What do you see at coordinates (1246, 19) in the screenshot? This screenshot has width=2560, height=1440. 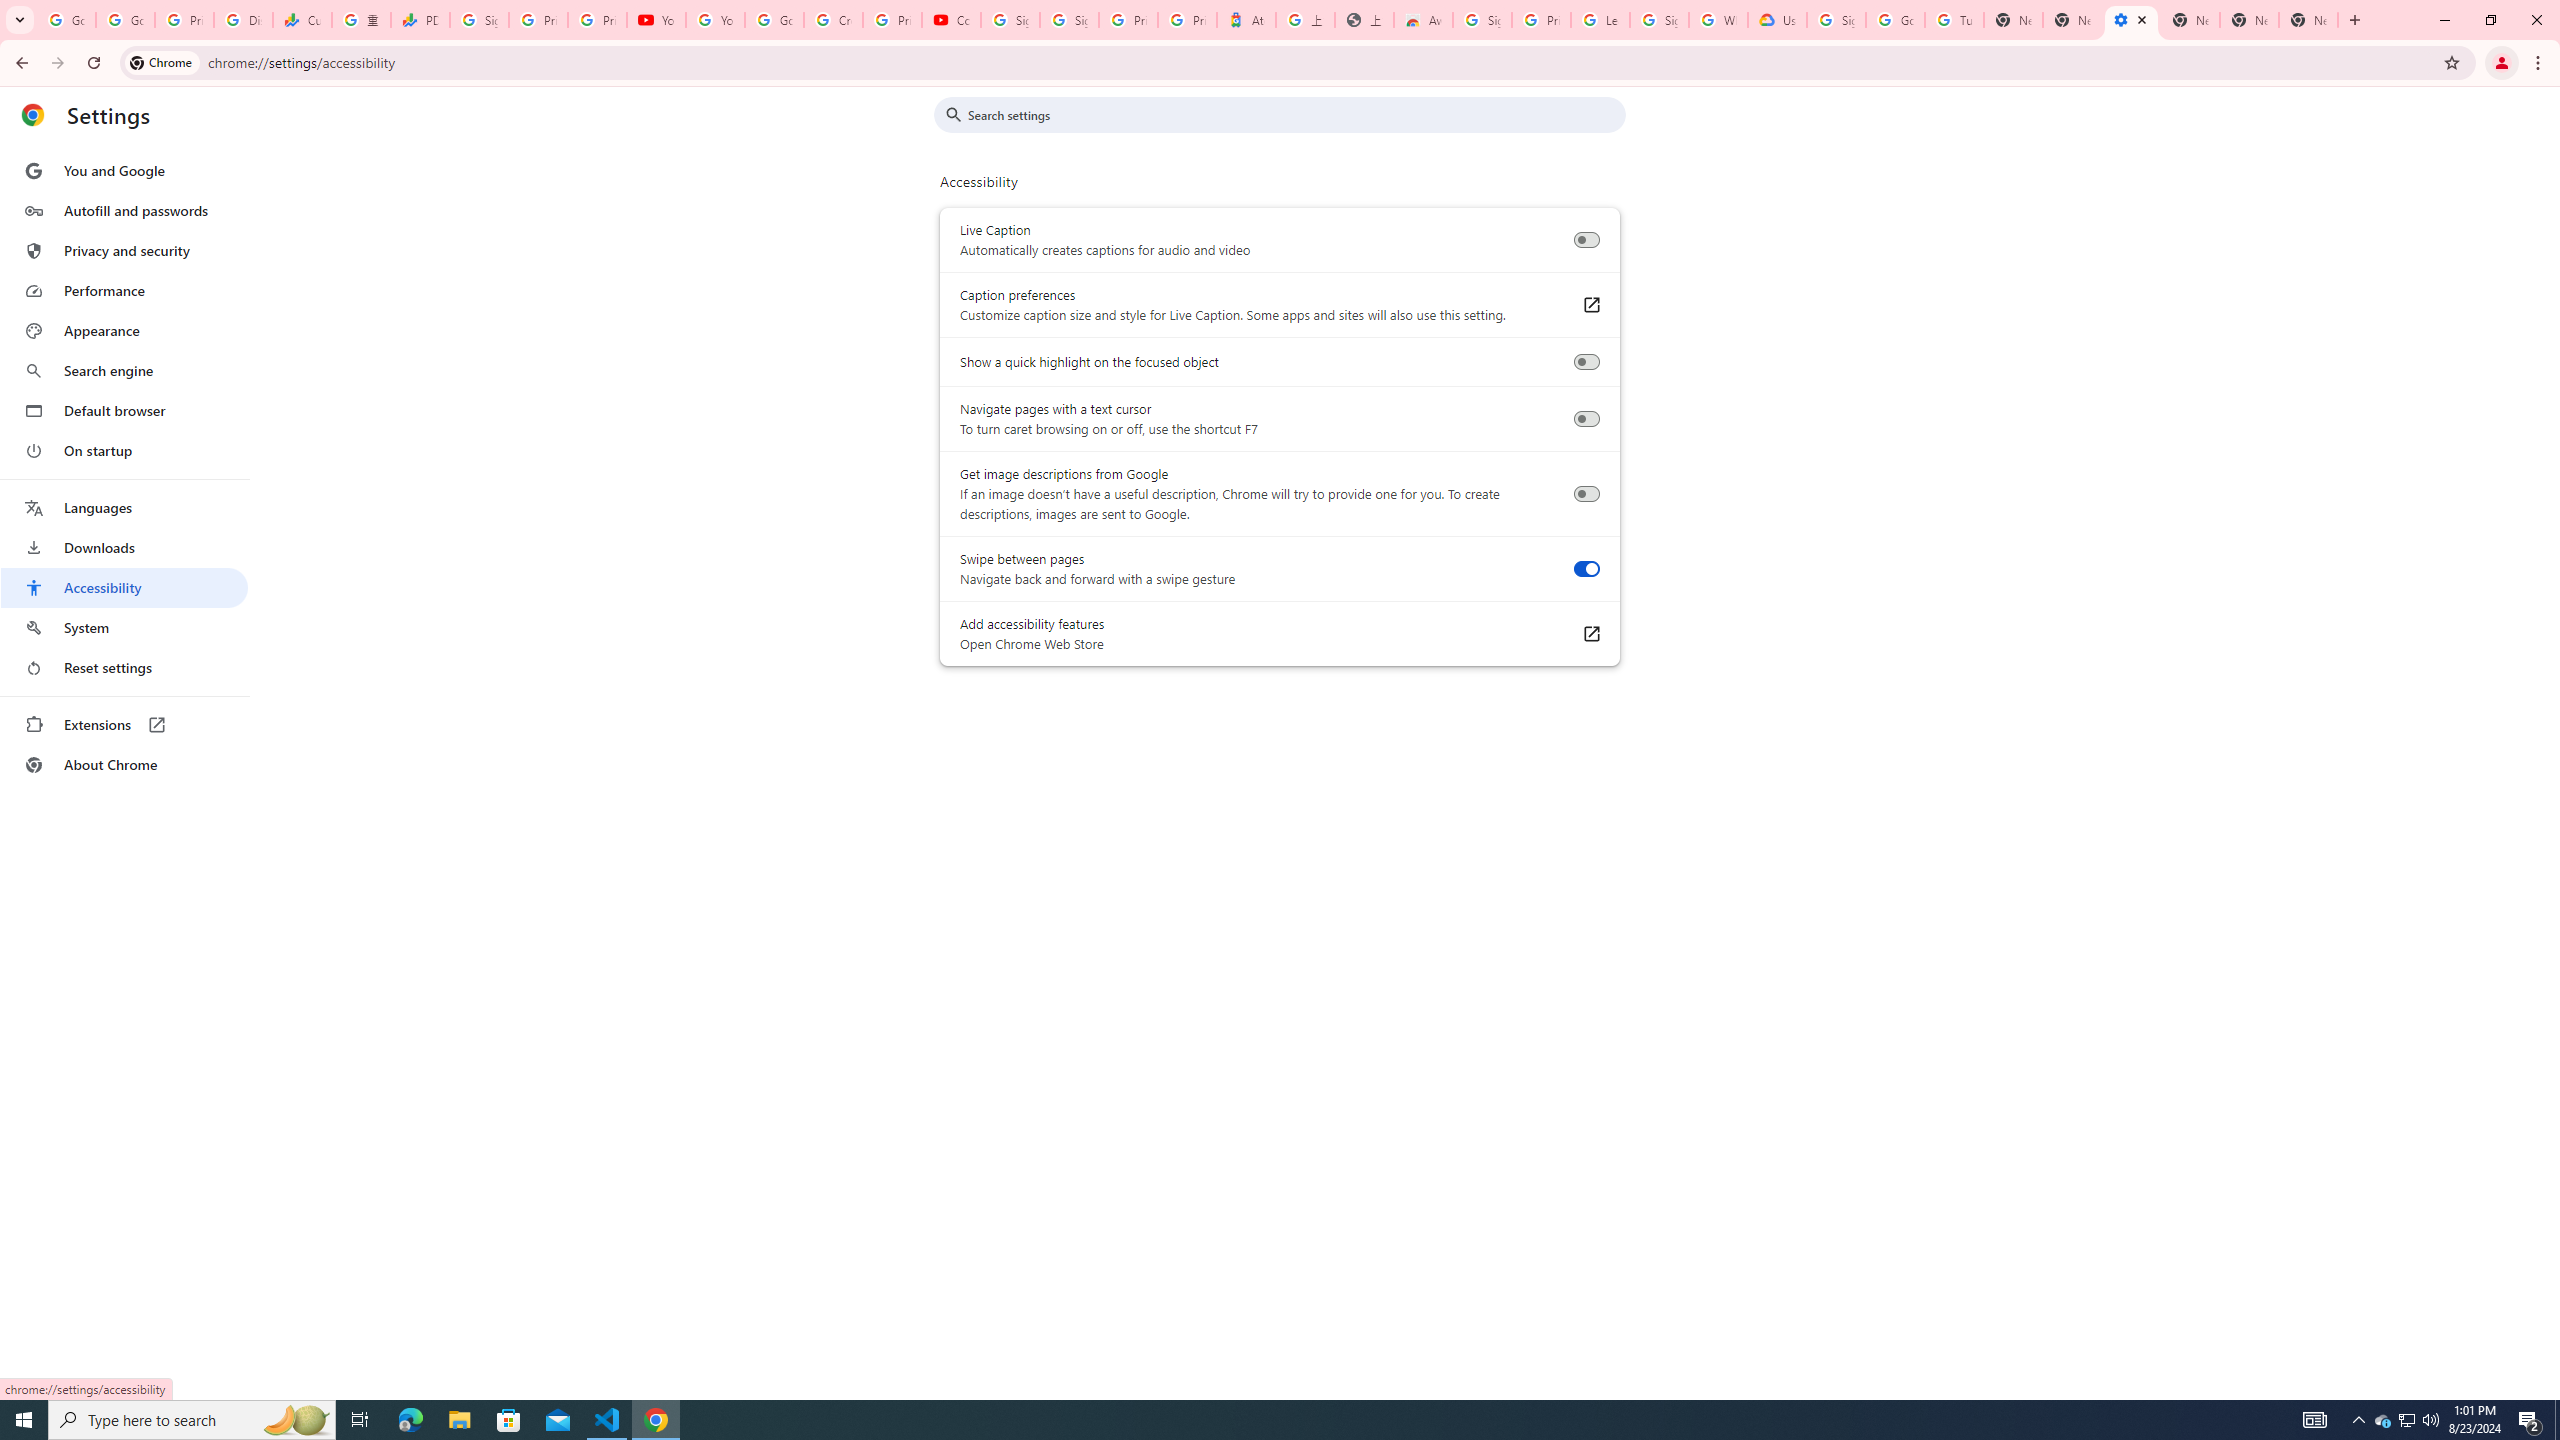 I see `'Atour Hotel - Google hotels'` at bounding box center [1246, 19].